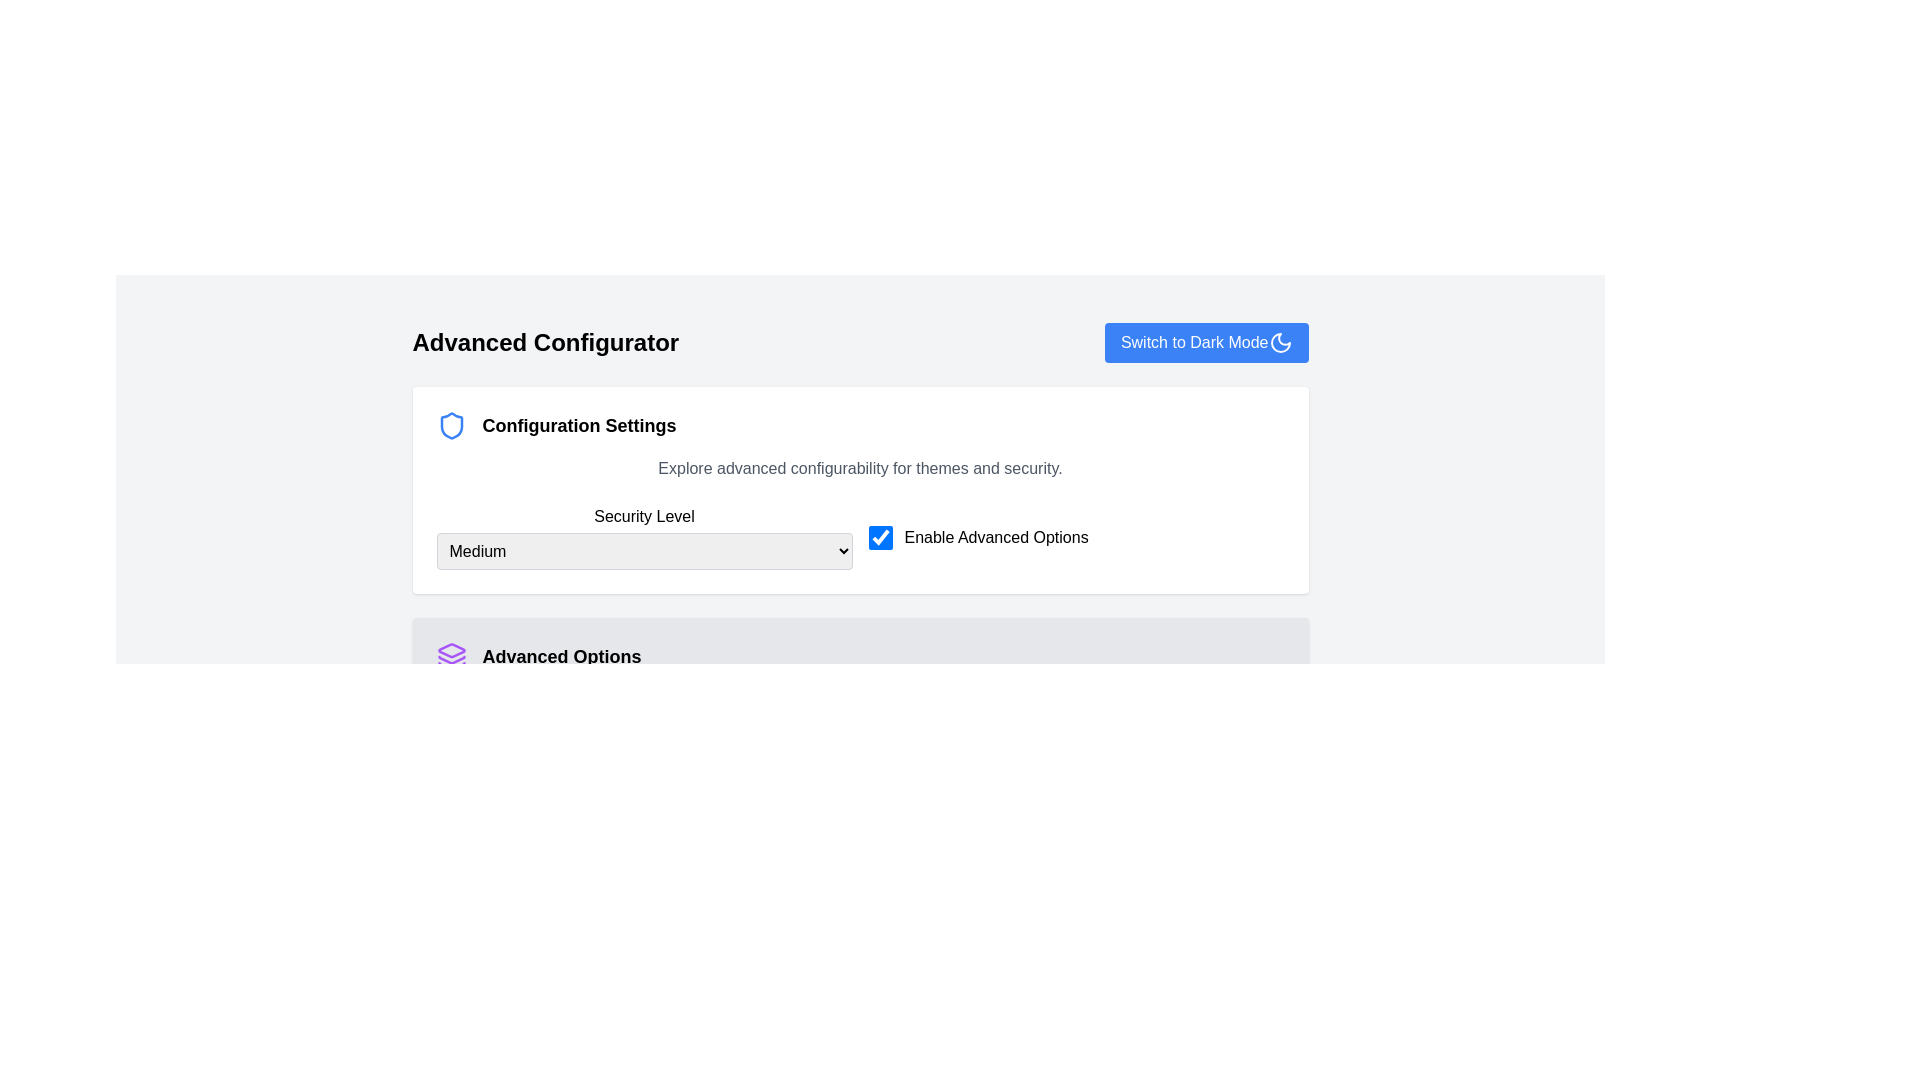 Image resolution: width=1920 pixels, height=1080 pixels. I want to click on properties of the security icon located within the 'Configuration Settings' card, positioned to the left of the title text at the top of the card, so click(450, 424).